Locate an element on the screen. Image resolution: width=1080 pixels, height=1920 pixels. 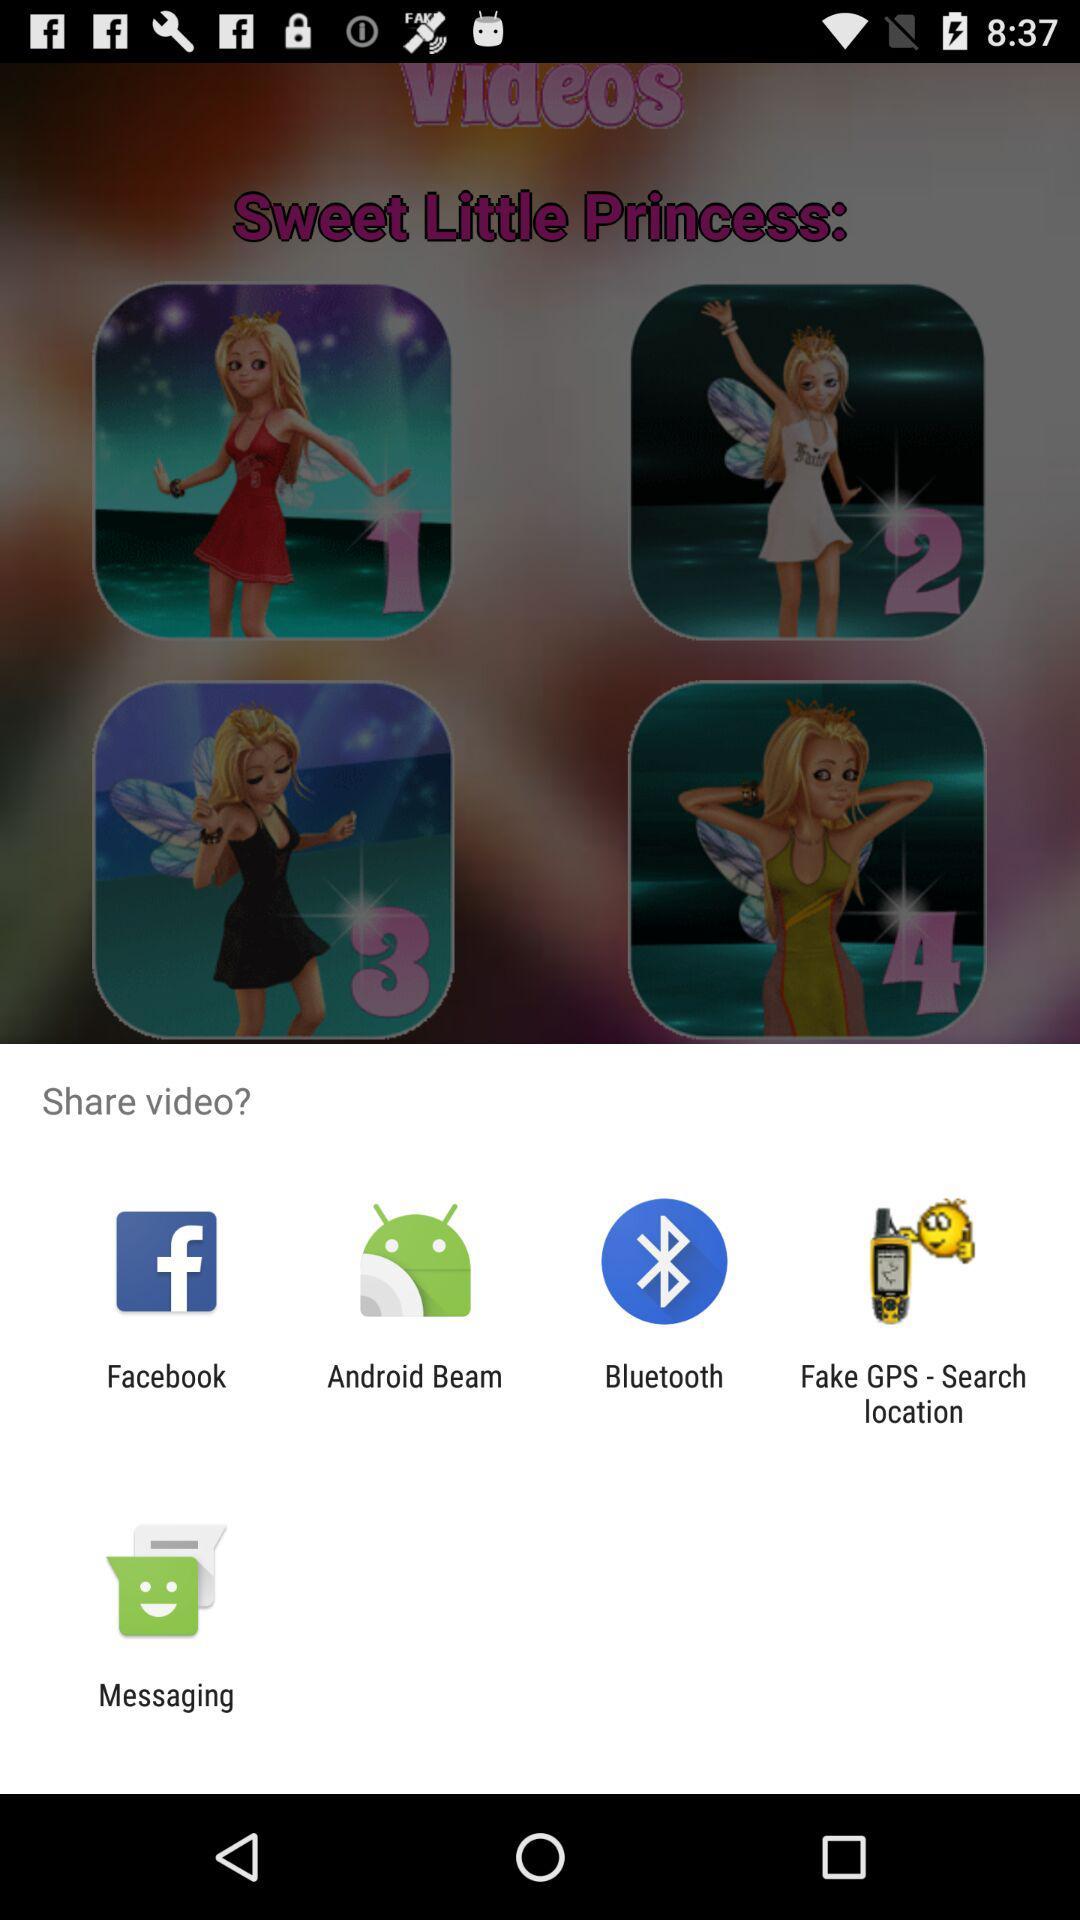
item at the bottom right corner is located at coordinates (913, 1392).